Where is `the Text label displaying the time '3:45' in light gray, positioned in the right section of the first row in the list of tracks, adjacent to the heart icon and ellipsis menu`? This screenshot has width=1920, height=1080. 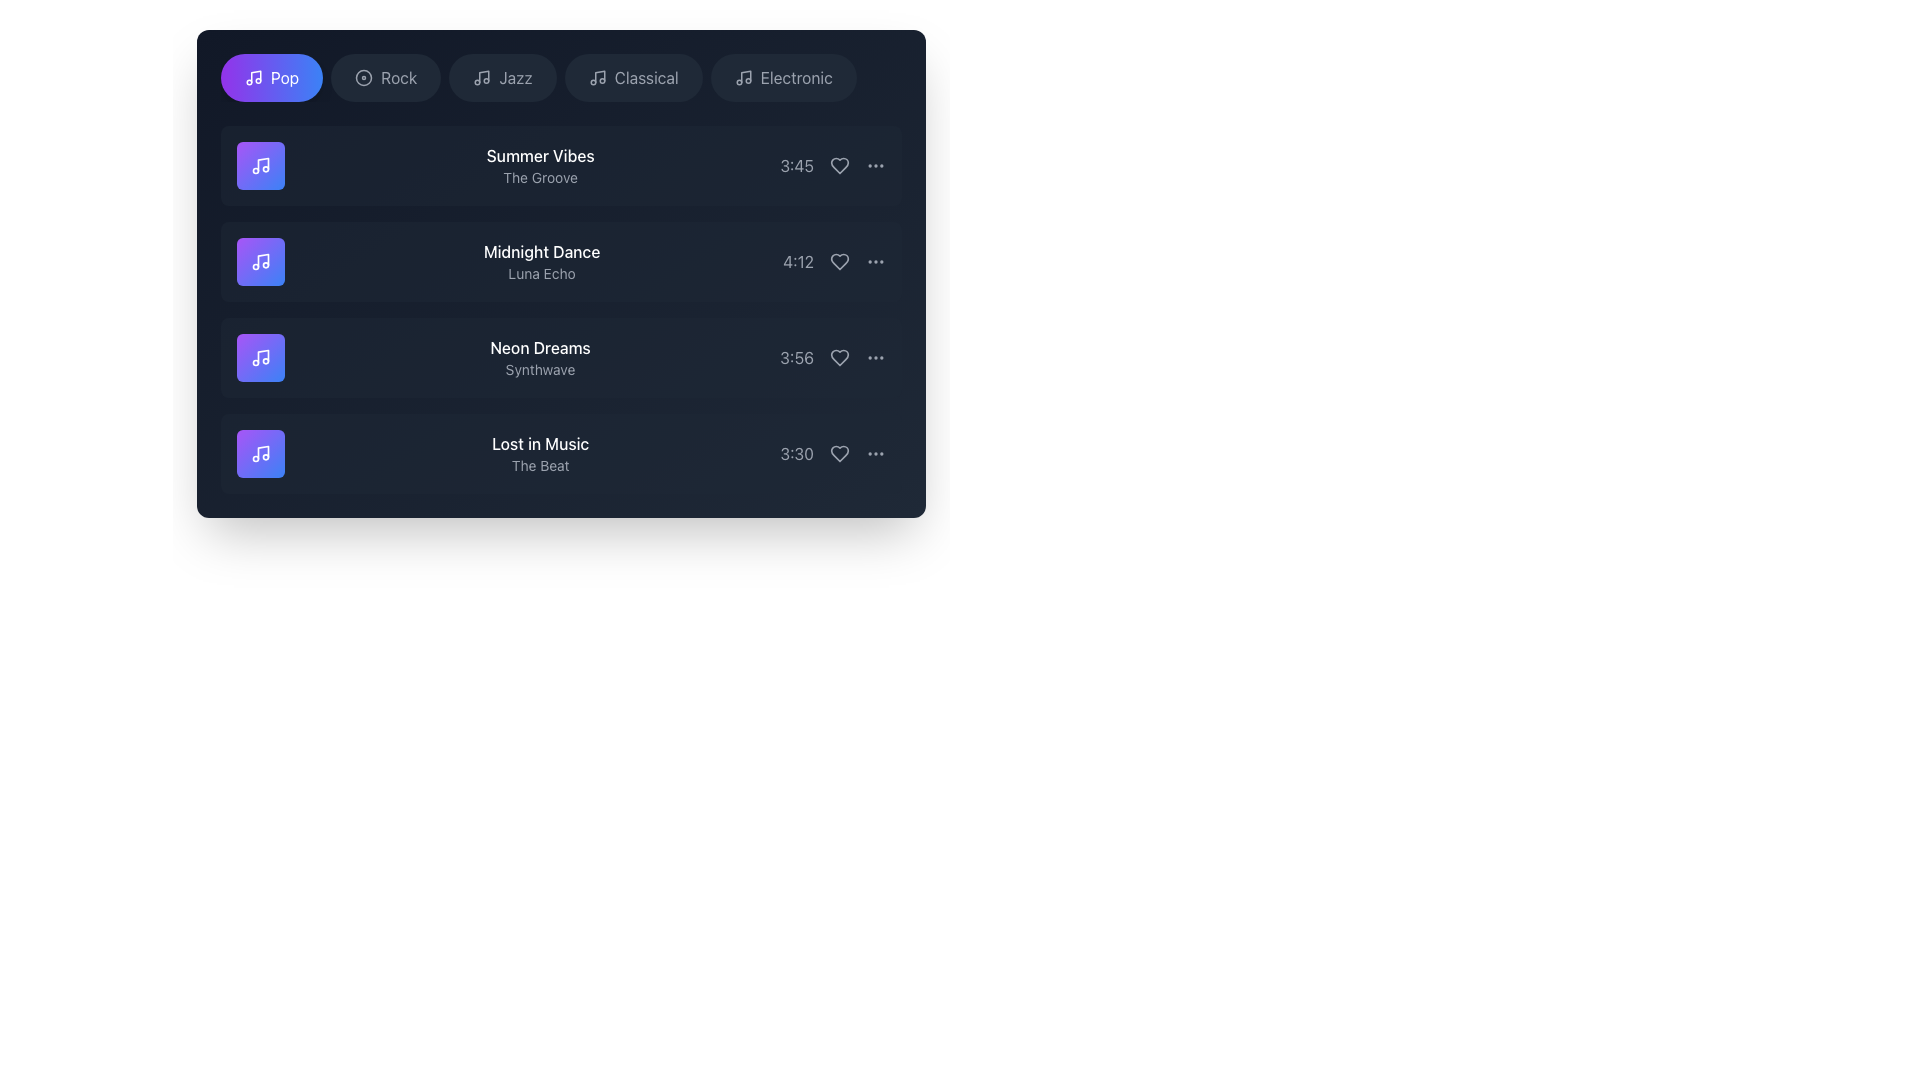 the Text label displaying the time '3:45' in light gray, positioned in the right section of the first row in the list of tracks, adjacent to the heart icon and ellipsis menu is located at coordinates (796, 164).